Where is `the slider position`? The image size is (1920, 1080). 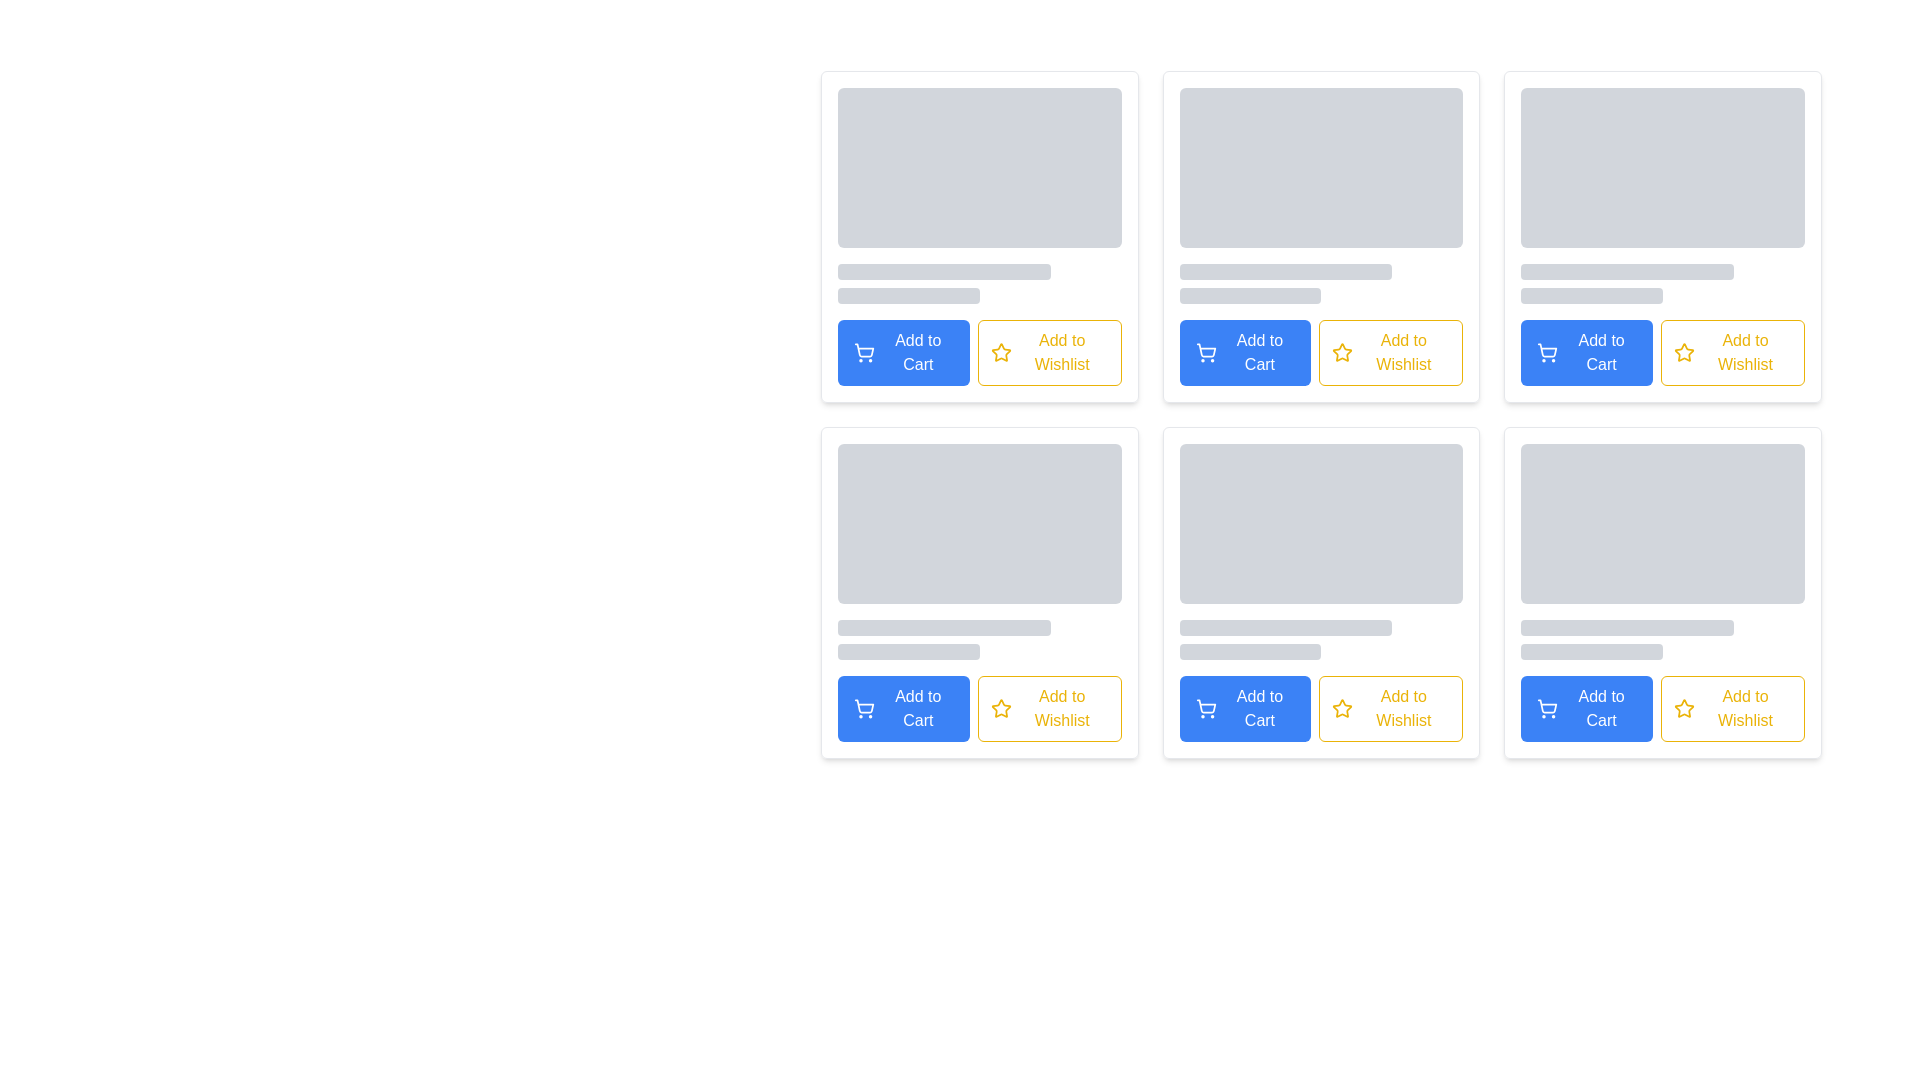 the slider position is located at coordinates (1280, 651).